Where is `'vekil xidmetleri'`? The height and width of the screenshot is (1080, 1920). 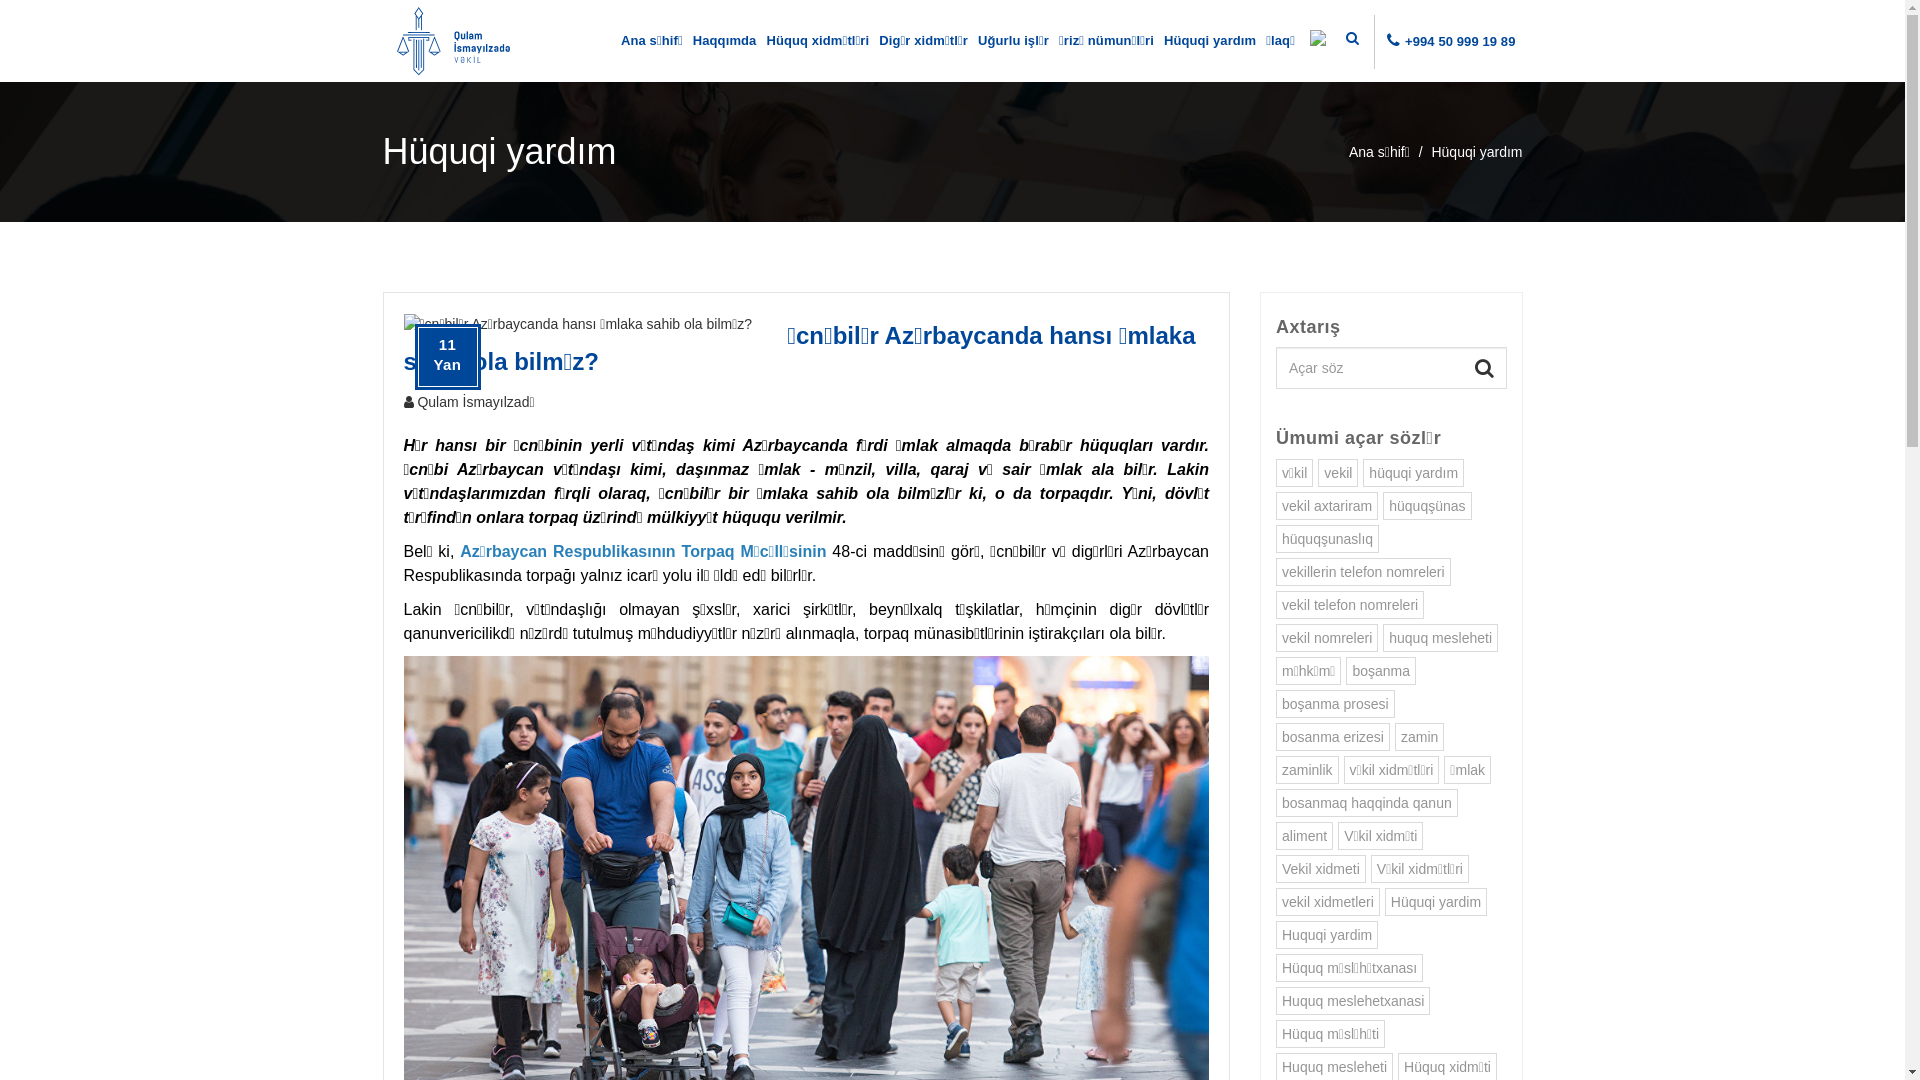 'vekil xidmetleri' is located at coordinates (1328, 902).